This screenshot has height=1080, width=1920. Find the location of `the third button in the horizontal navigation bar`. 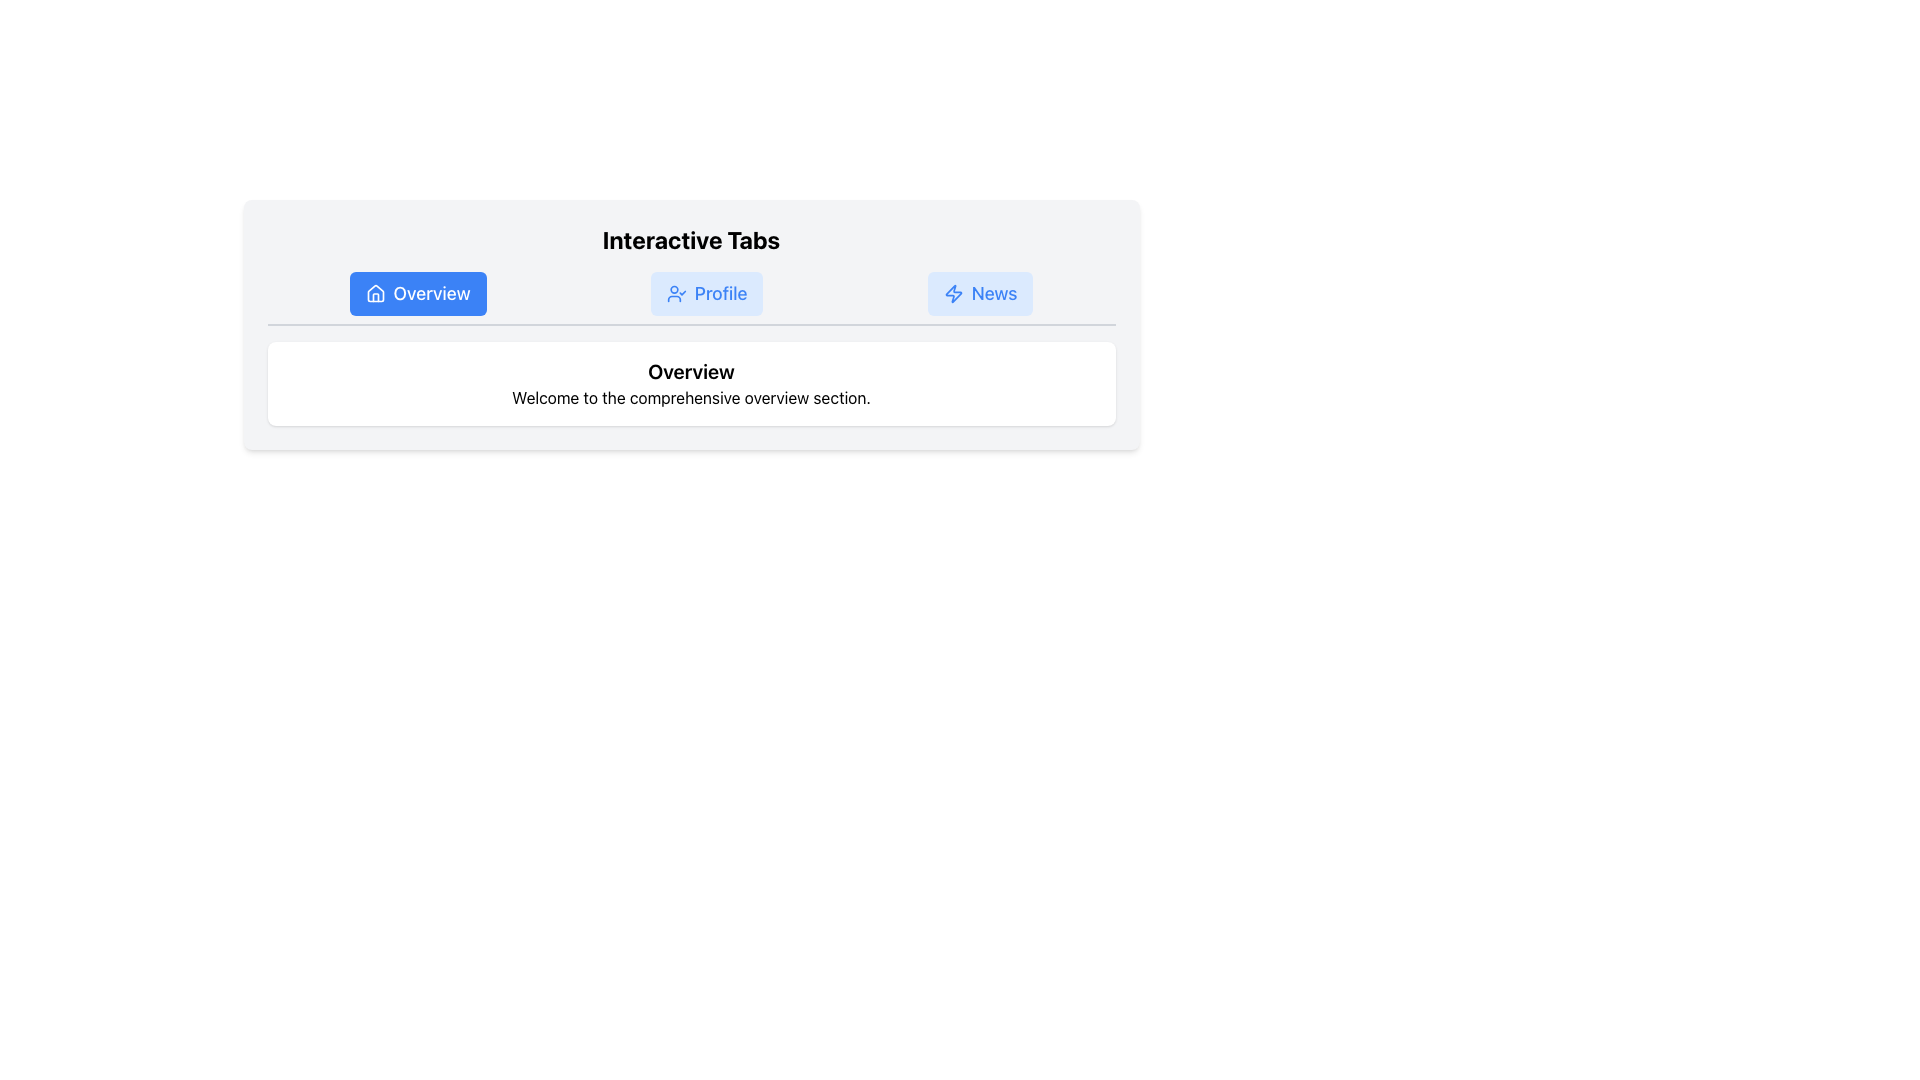

the third button in the horizontal navigation bar is located at coordinates (980, 293).